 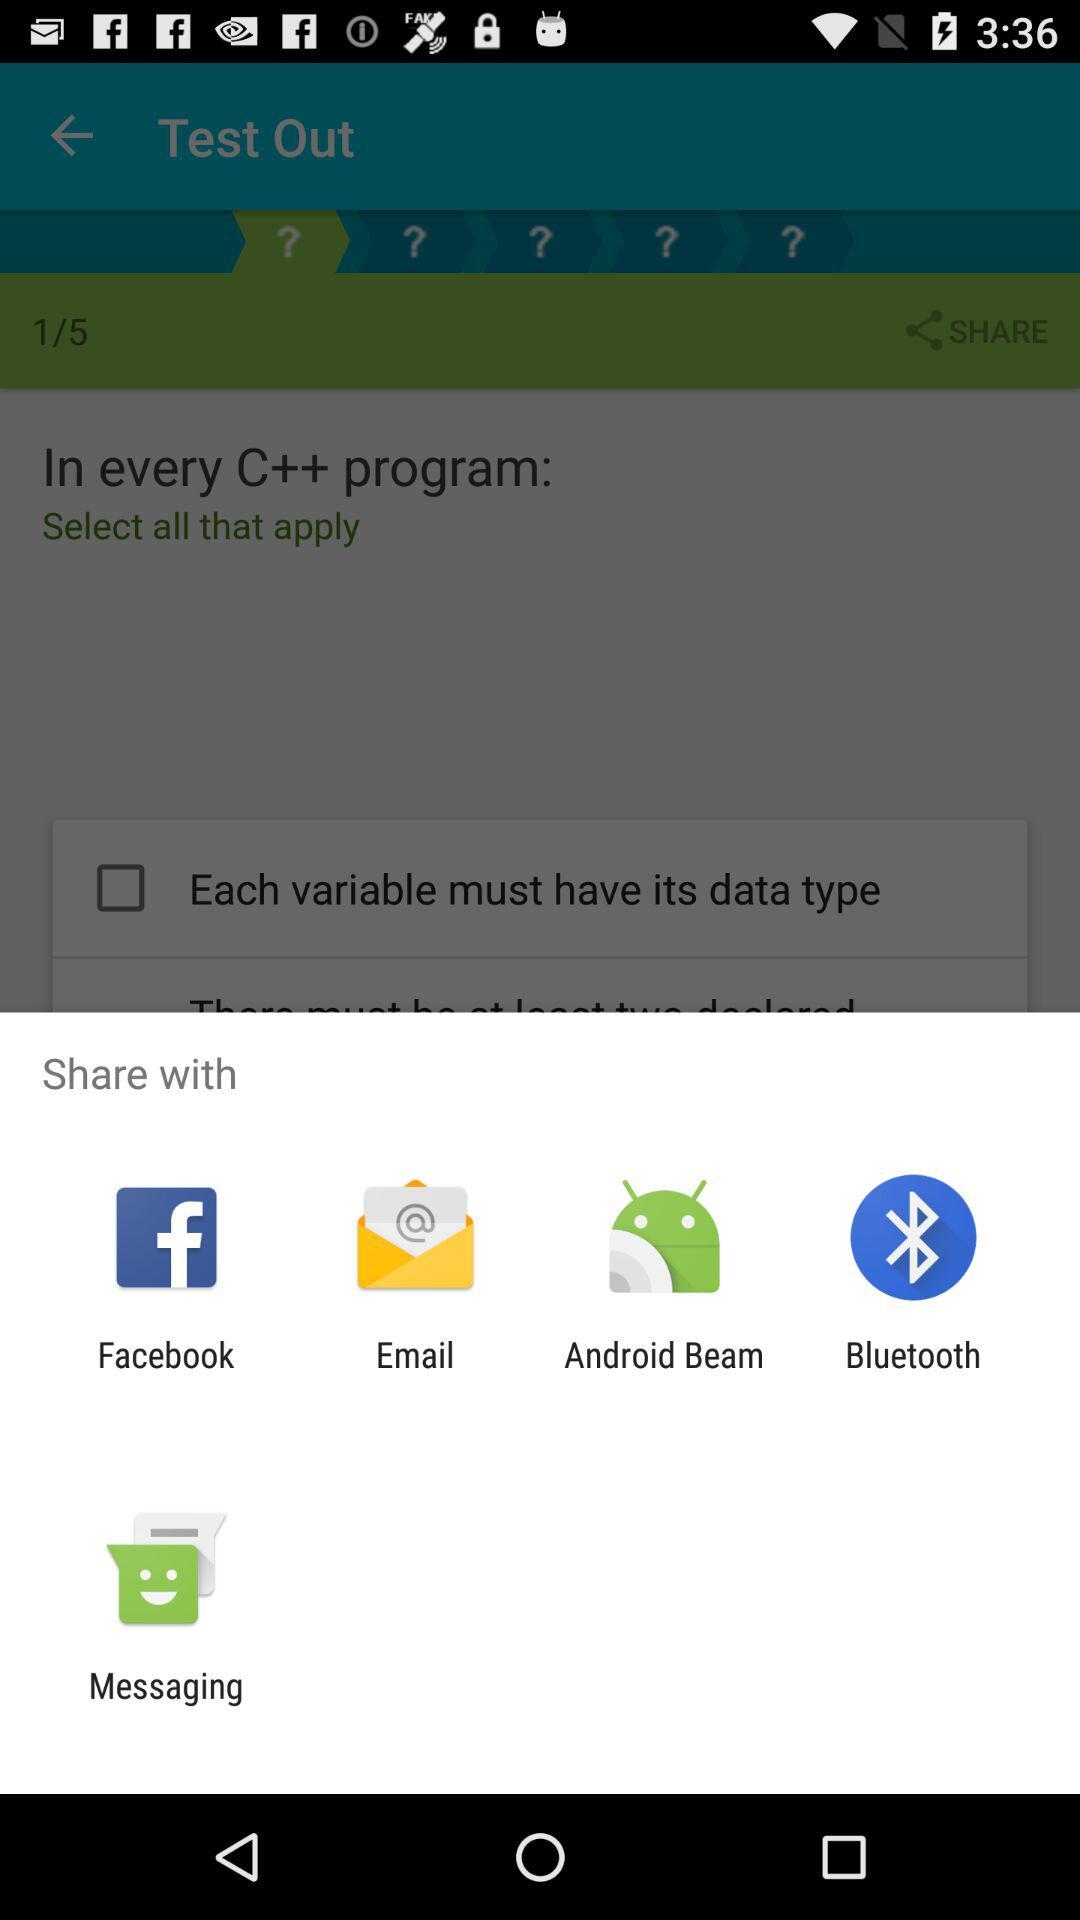 What do you see at coordinates (165, 1374) in the screenshot?
I see `facebook item` at bounding box center [165, 1374].